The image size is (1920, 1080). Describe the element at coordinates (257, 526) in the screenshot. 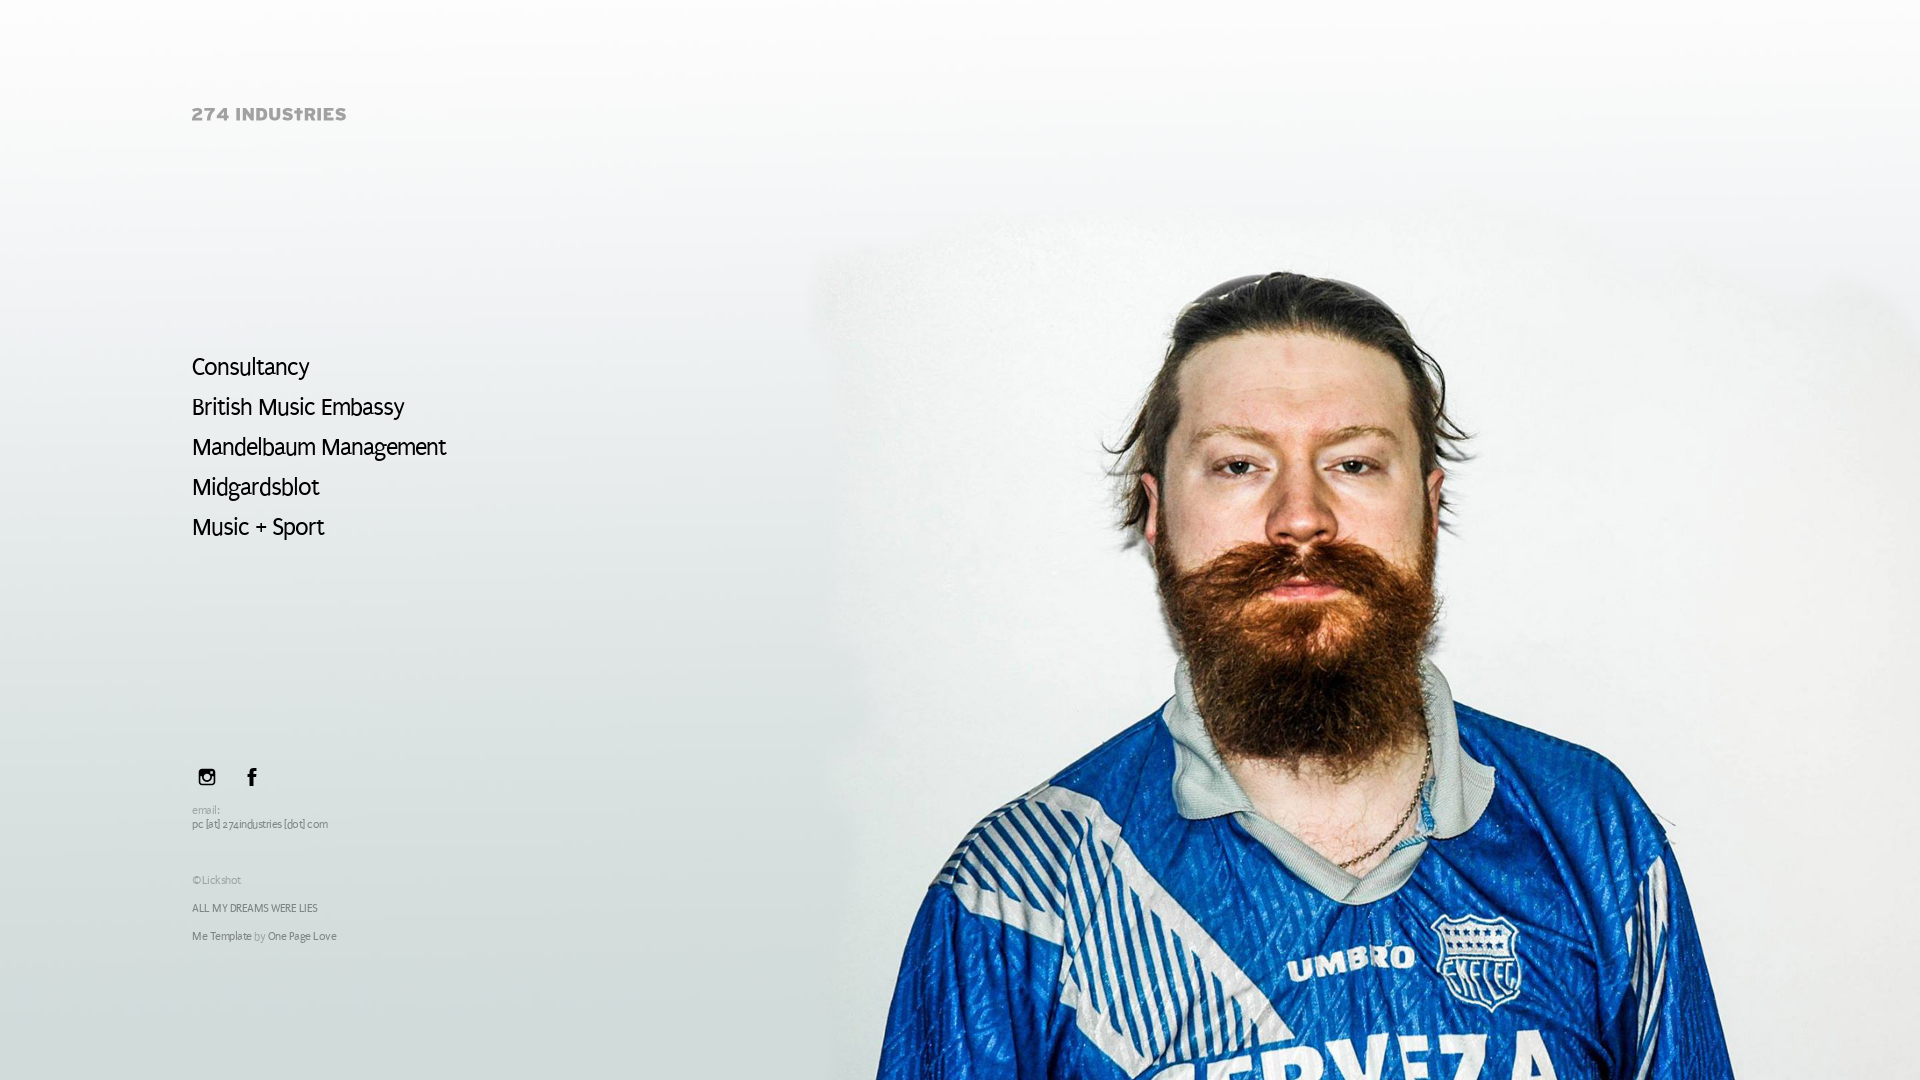

I see `'Music + Sport'` at that location.